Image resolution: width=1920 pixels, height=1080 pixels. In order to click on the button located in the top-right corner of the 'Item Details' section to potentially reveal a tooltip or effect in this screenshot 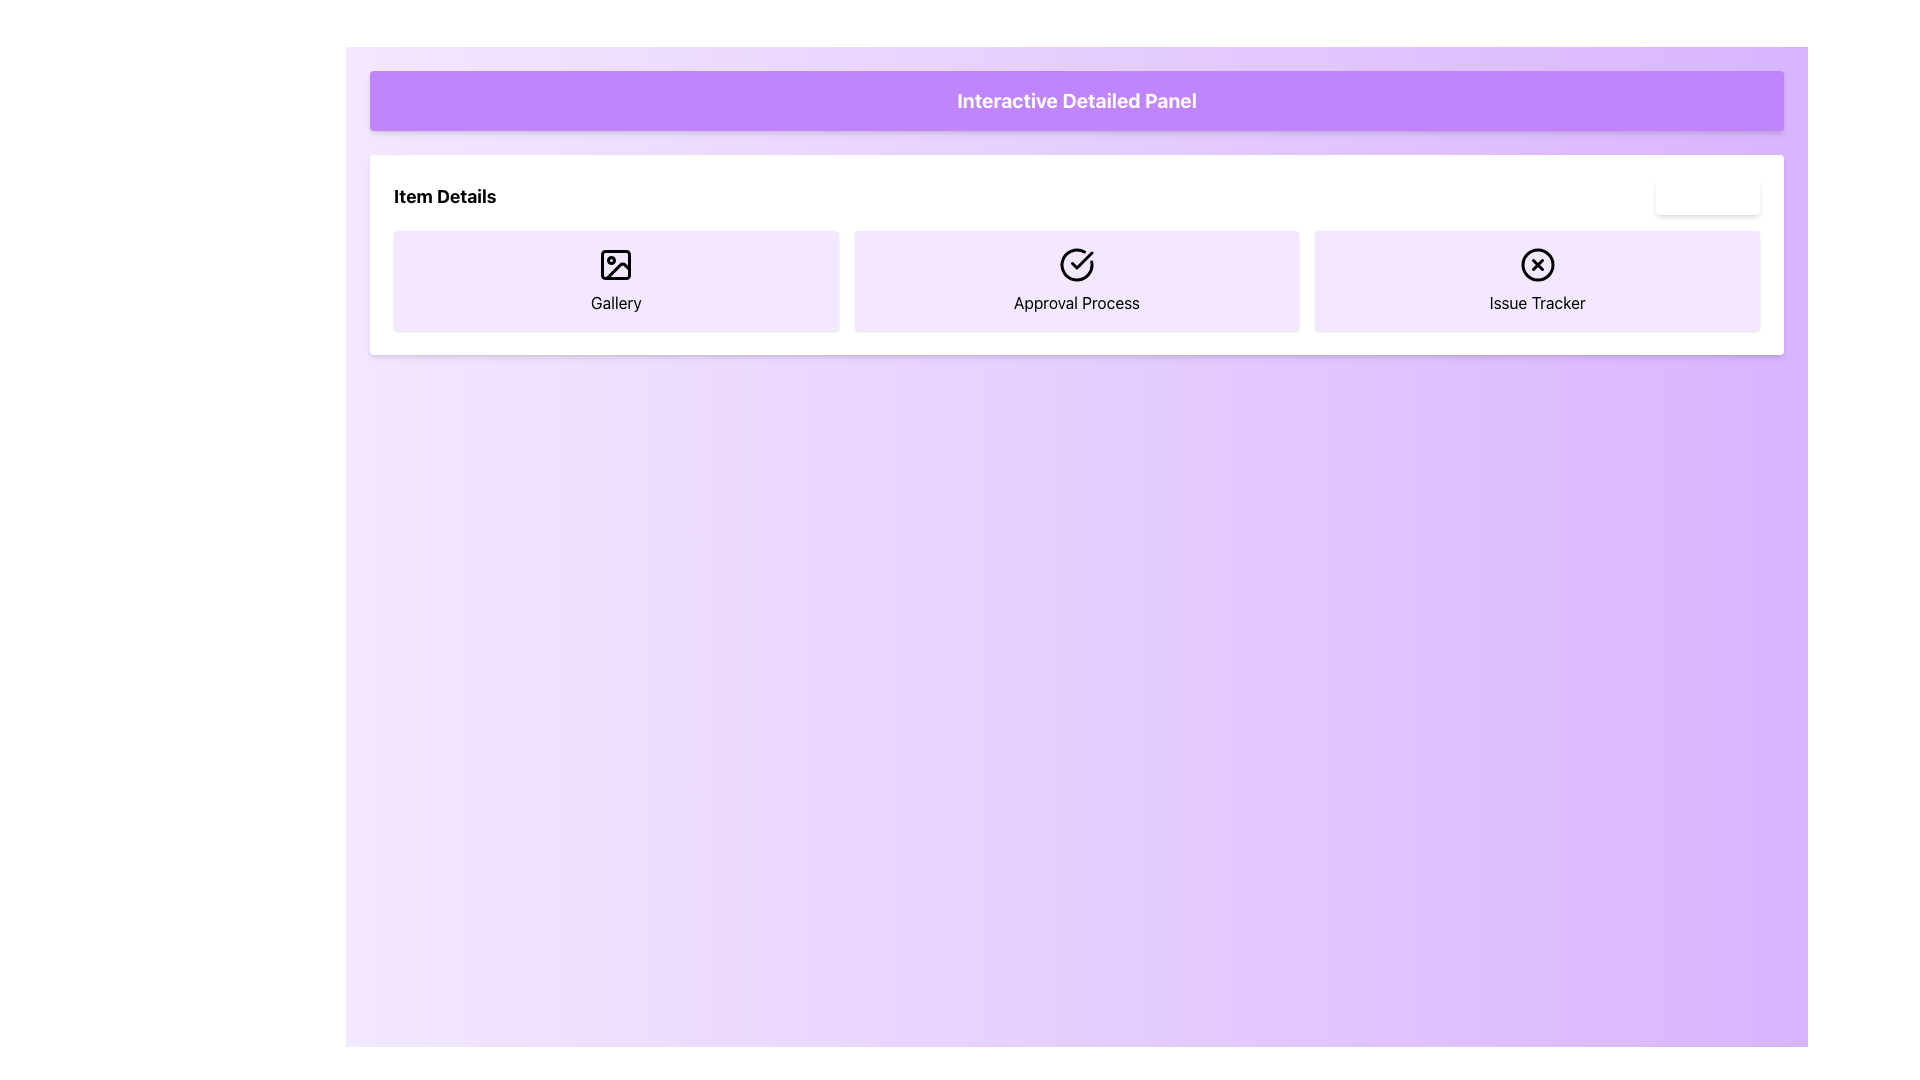, I will do `click(1707, 196)`.